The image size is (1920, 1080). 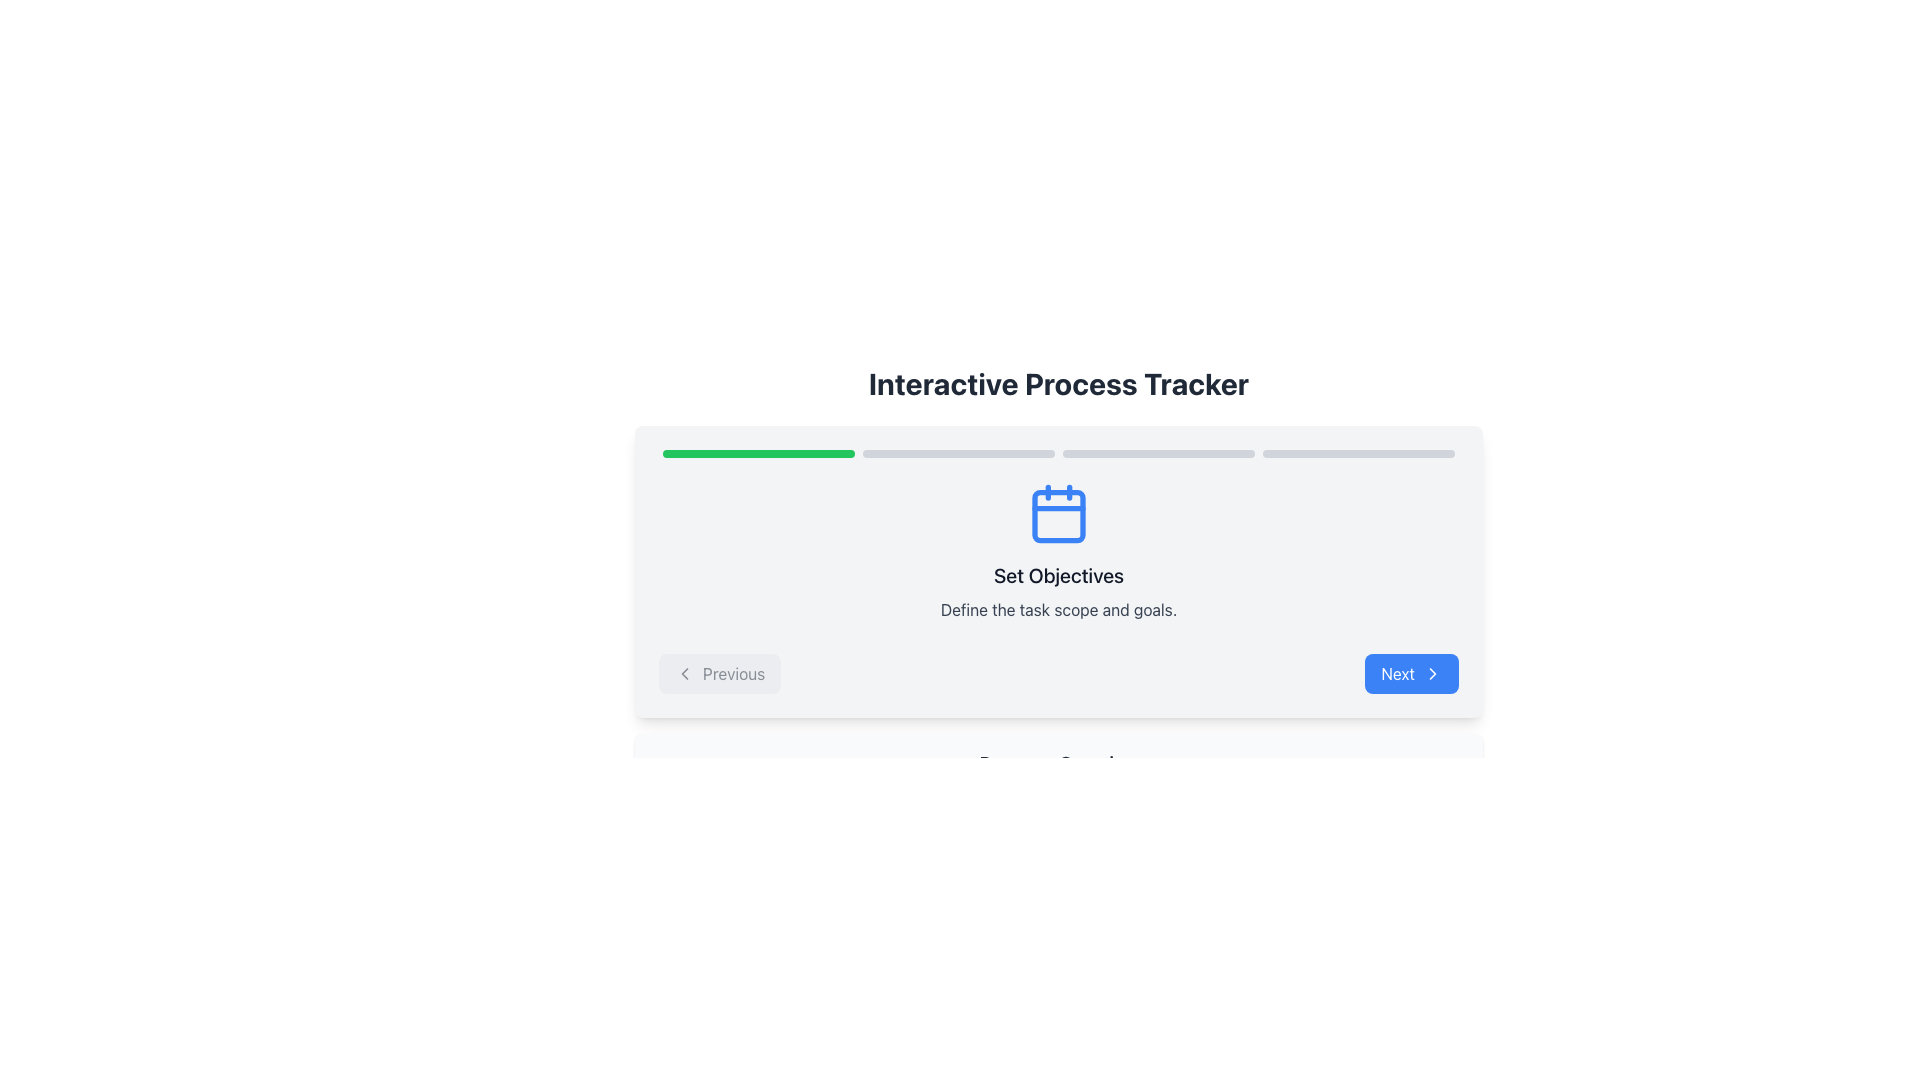 I want to click on the 'Set Objectives' text label, which is displayed in large, bold, dark typography, centrally aligned below the progress bar and above the descriptive text, so click(x=1058, y=575).